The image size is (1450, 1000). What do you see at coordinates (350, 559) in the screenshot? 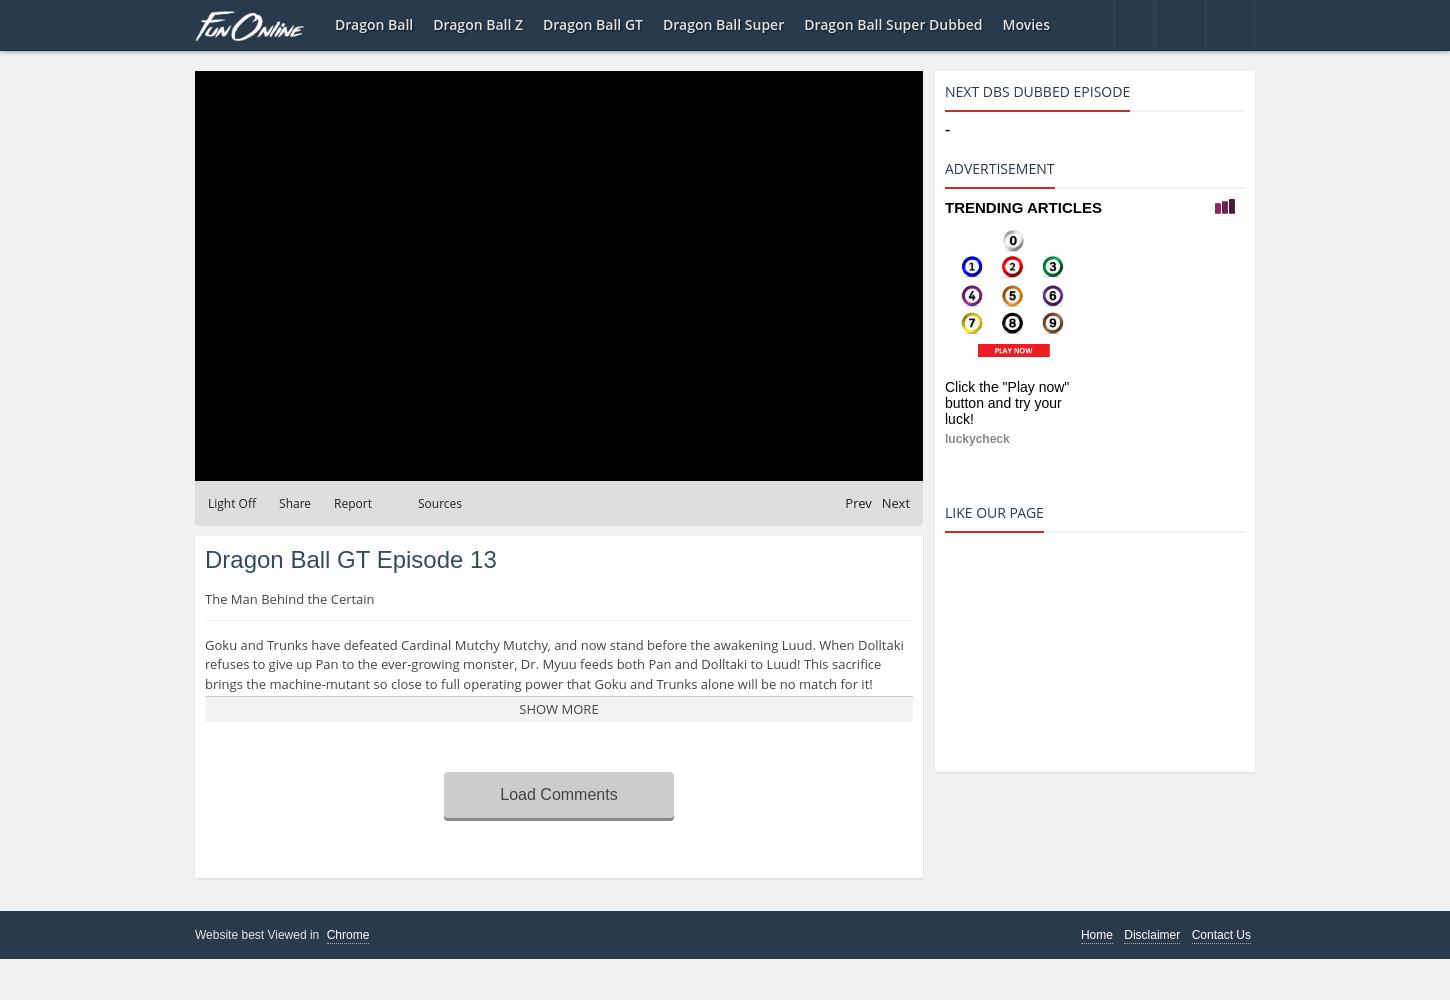
I see `'Dragon Ball GT Episode 13'` at bounding box center [350, 559].